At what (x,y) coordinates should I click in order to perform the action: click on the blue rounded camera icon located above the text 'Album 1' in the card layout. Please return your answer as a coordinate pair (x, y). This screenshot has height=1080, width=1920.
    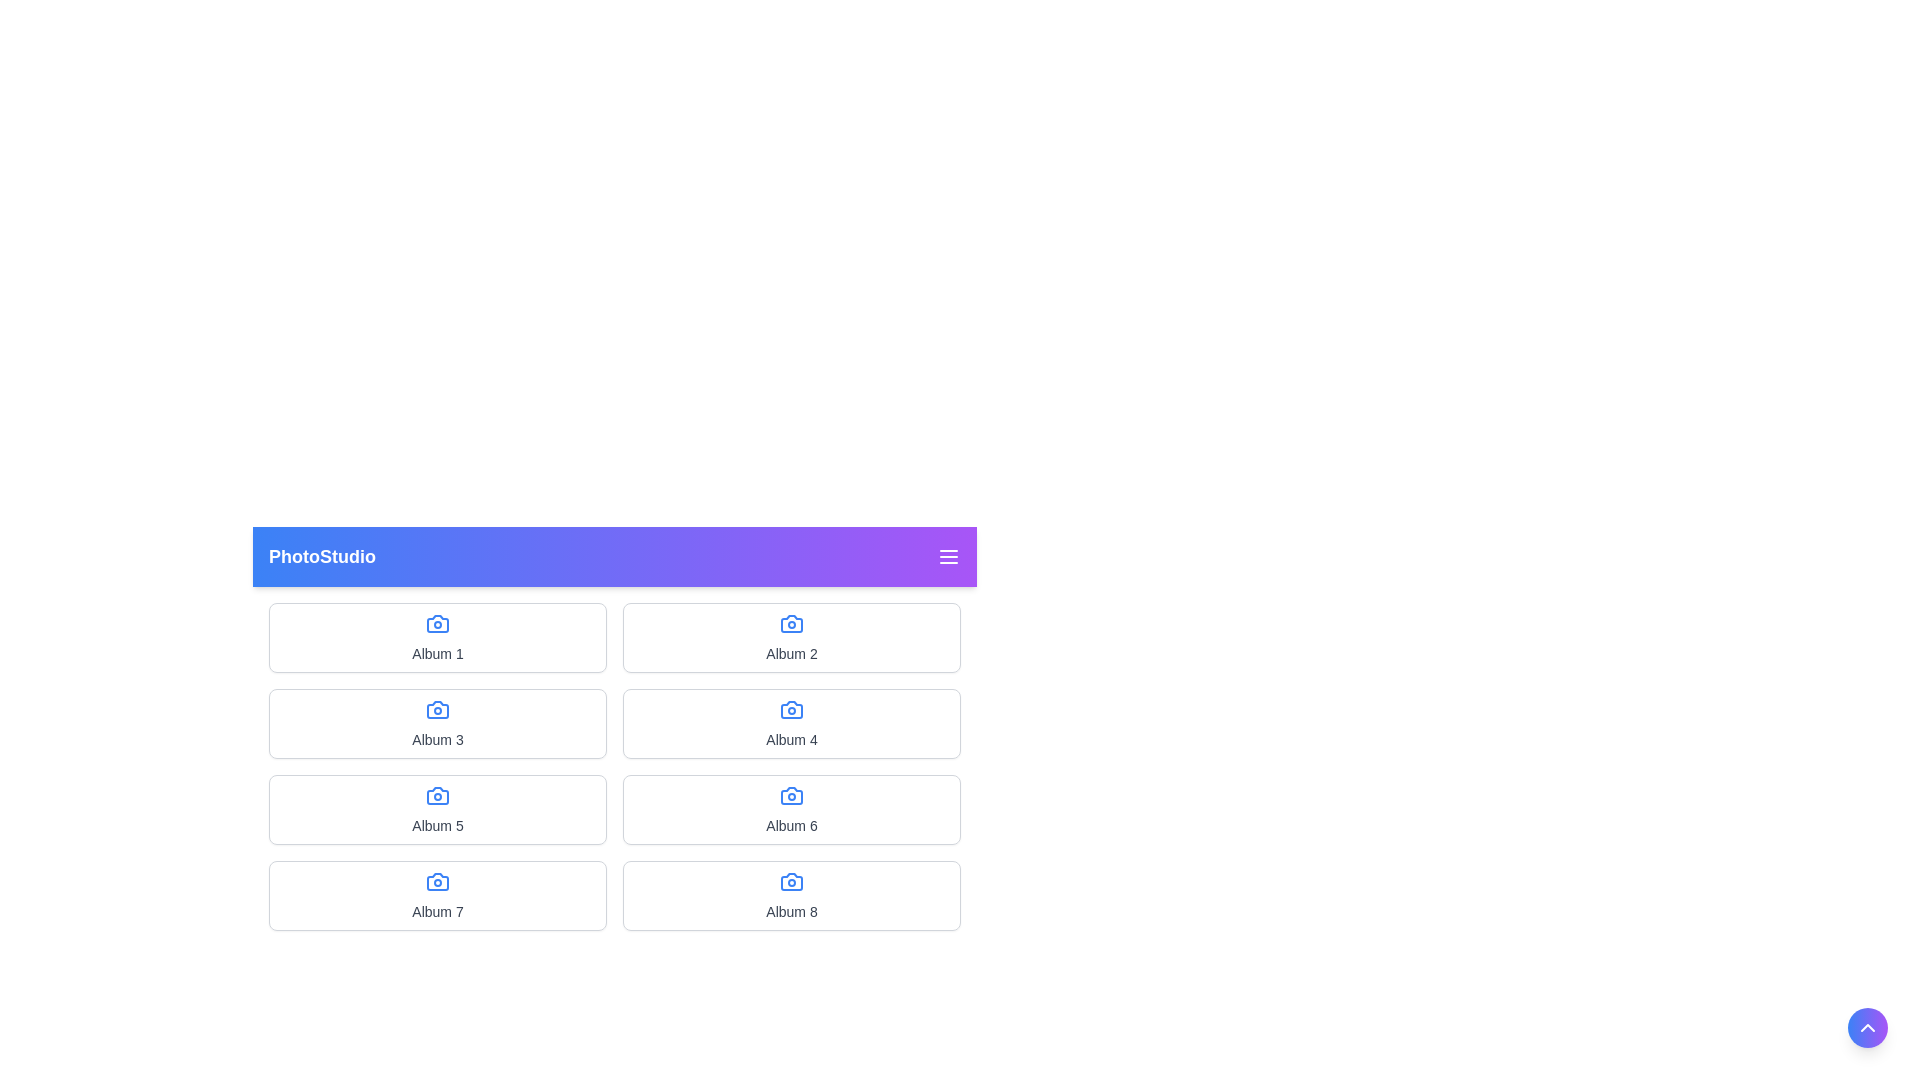
    Looking at the image, I should click on (436, 623).